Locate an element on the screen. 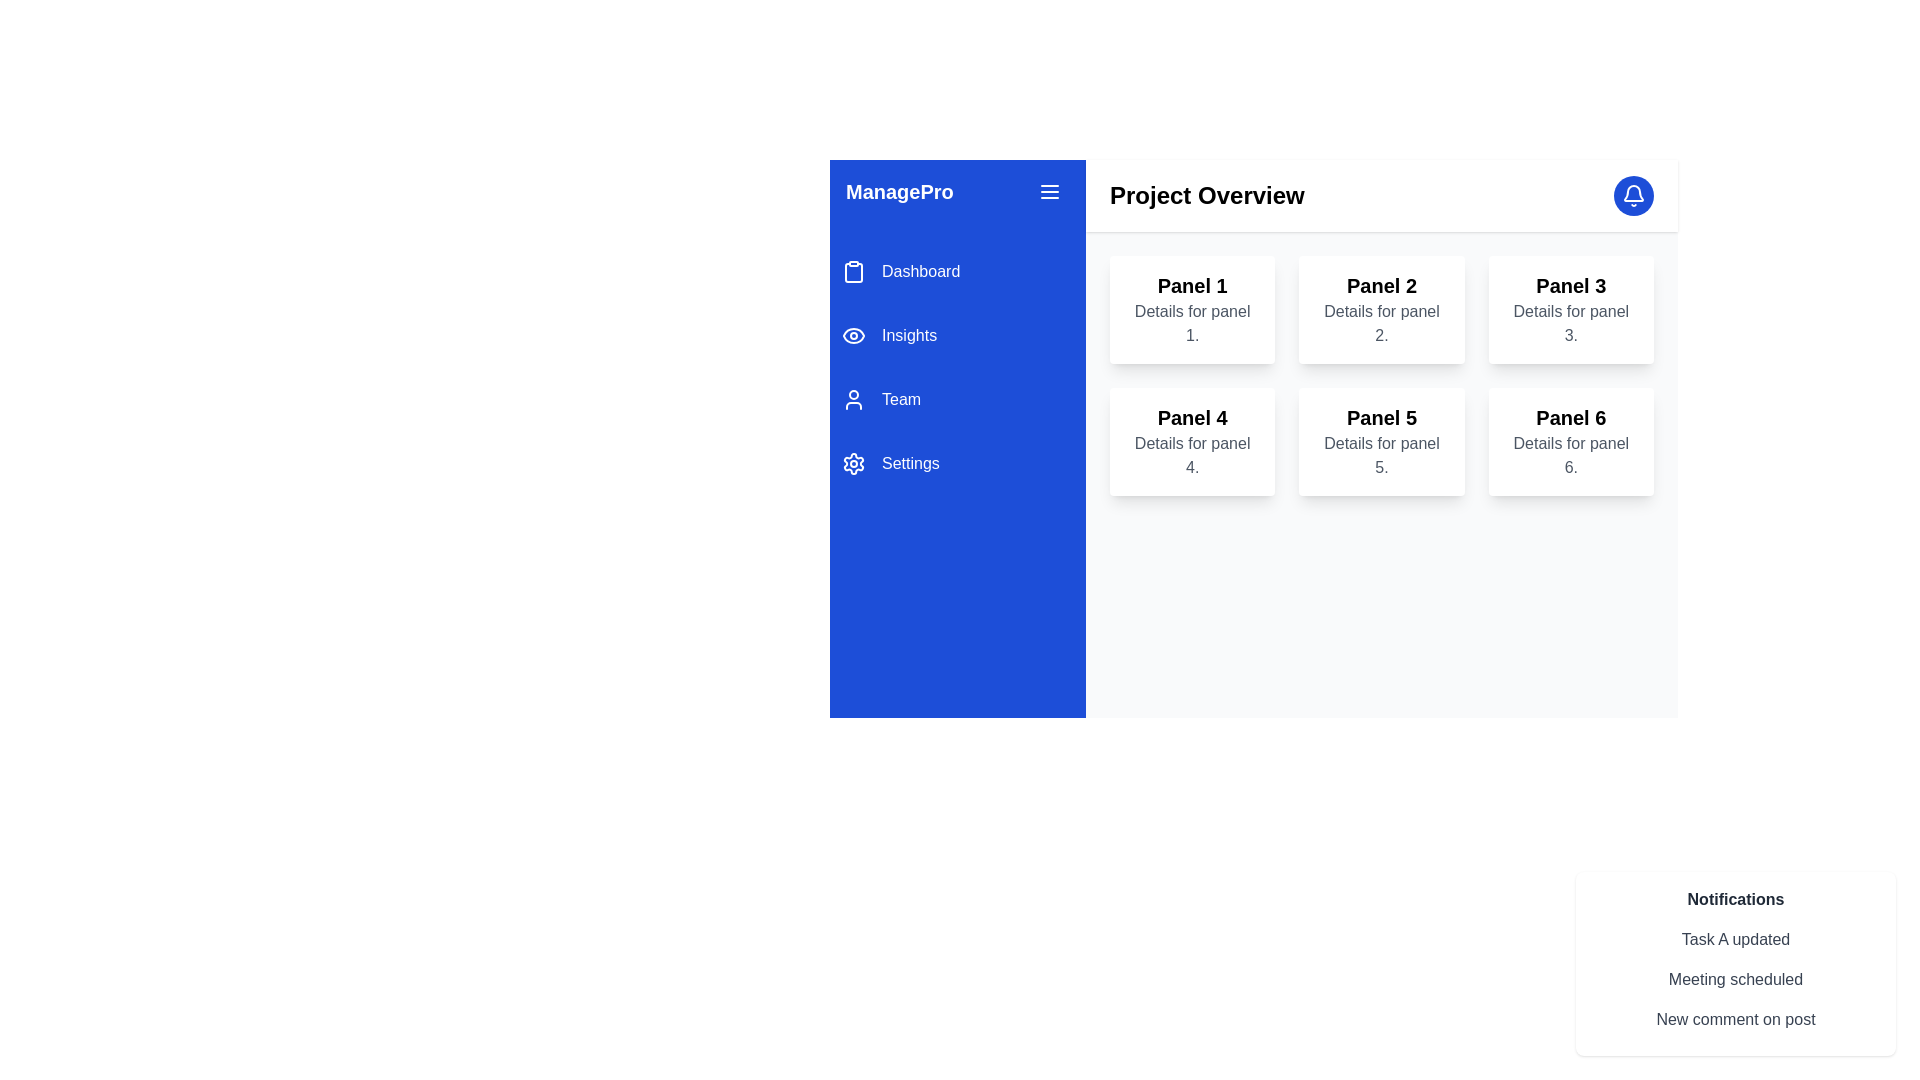  the 'Insights' text label in the vertical navigation menu, which is located below the 'Dashboard' label and above the 'Team' label is located at coordinates (908, 334).